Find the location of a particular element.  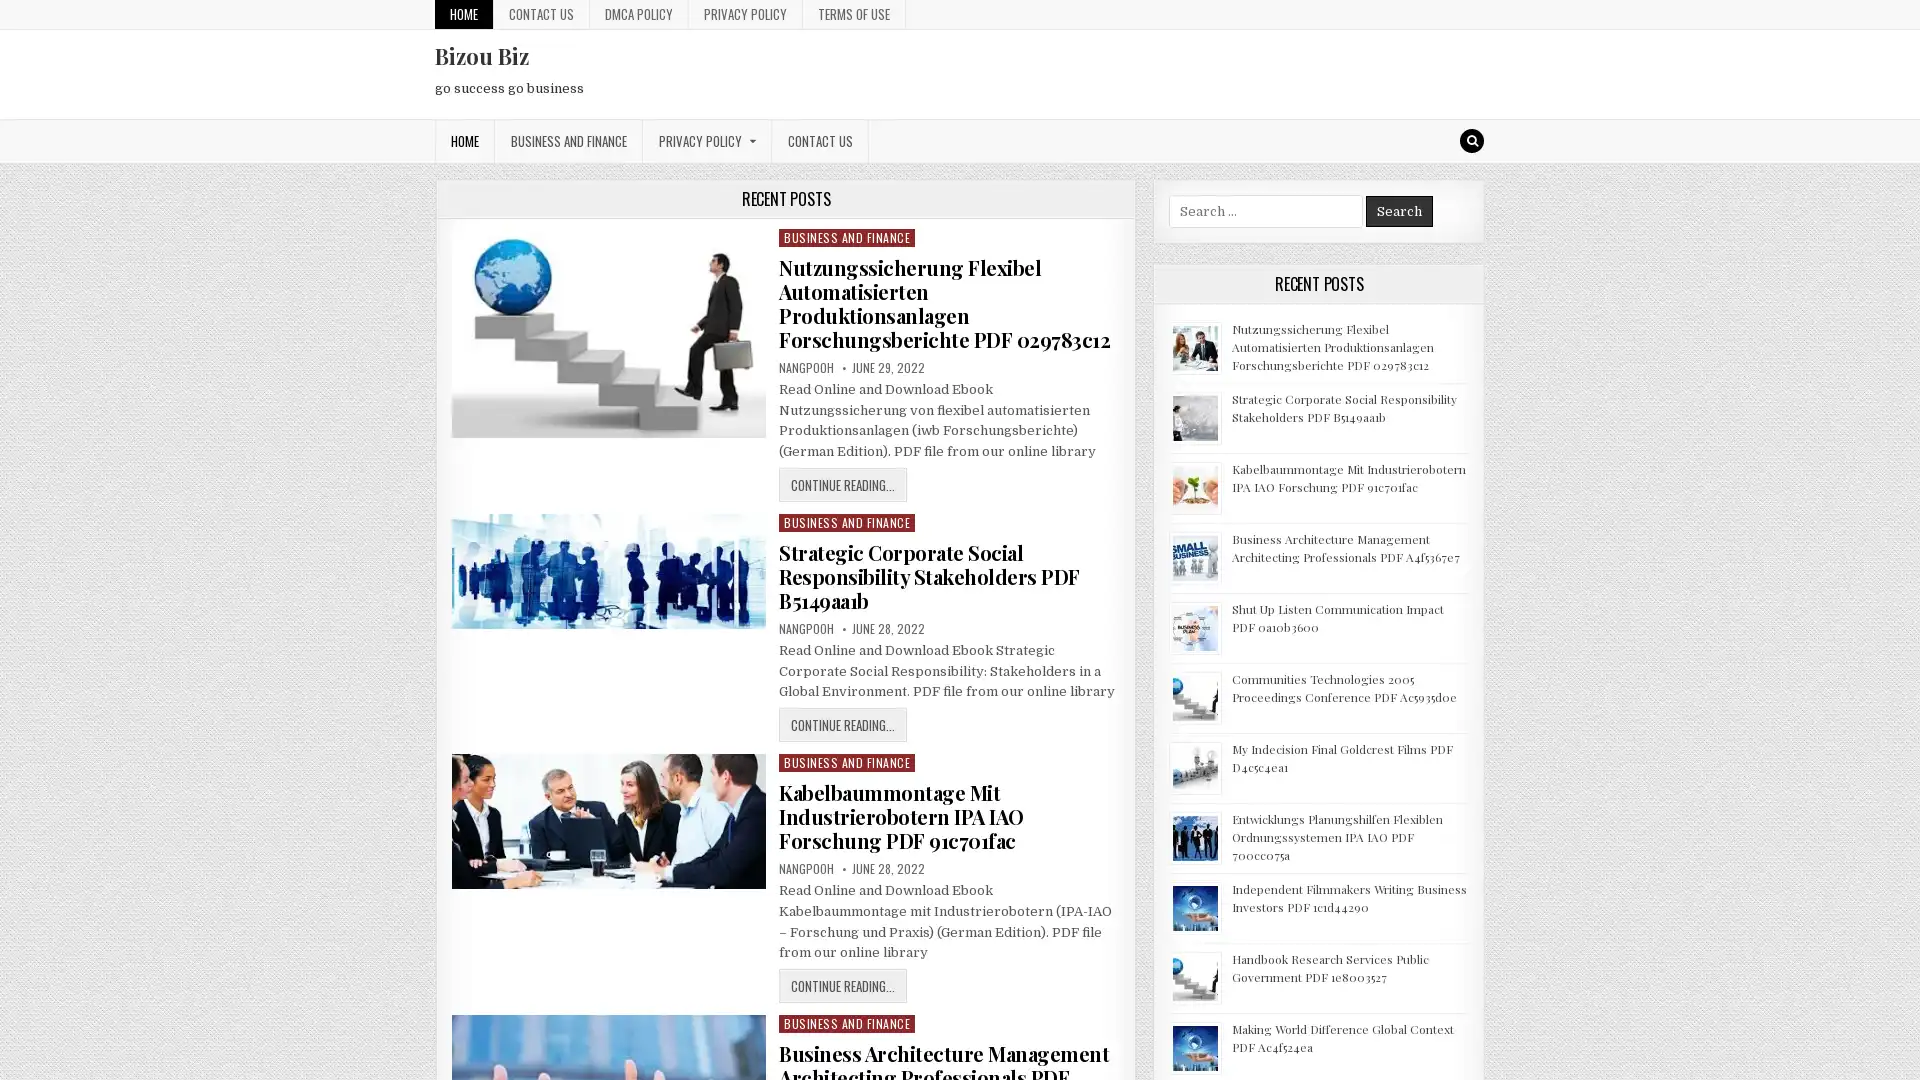

Search is located at coordinates (1398, 211).